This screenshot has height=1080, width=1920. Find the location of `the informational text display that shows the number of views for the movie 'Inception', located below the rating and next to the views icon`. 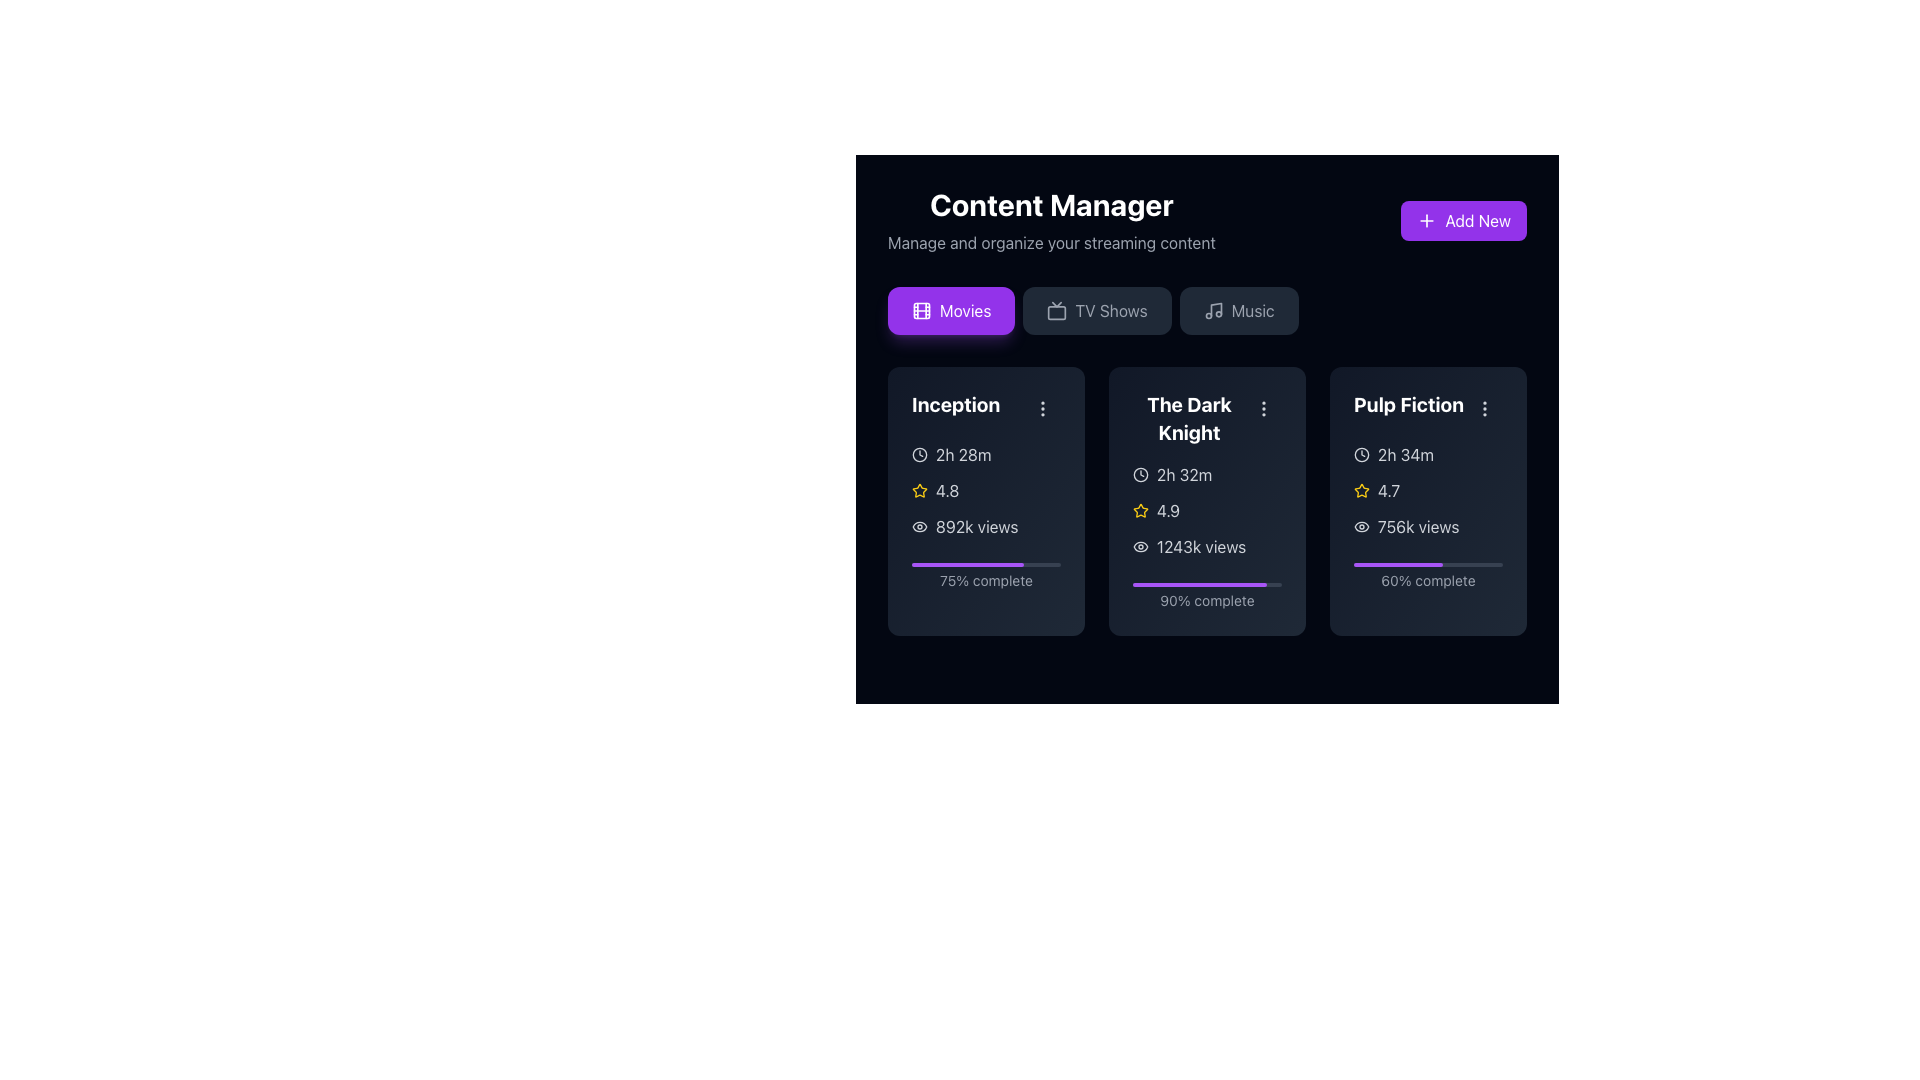

the informational text display that shows the number of views for the movie 'Inception', located below the rating and next to the views icon is located at coordinates (977, 526).